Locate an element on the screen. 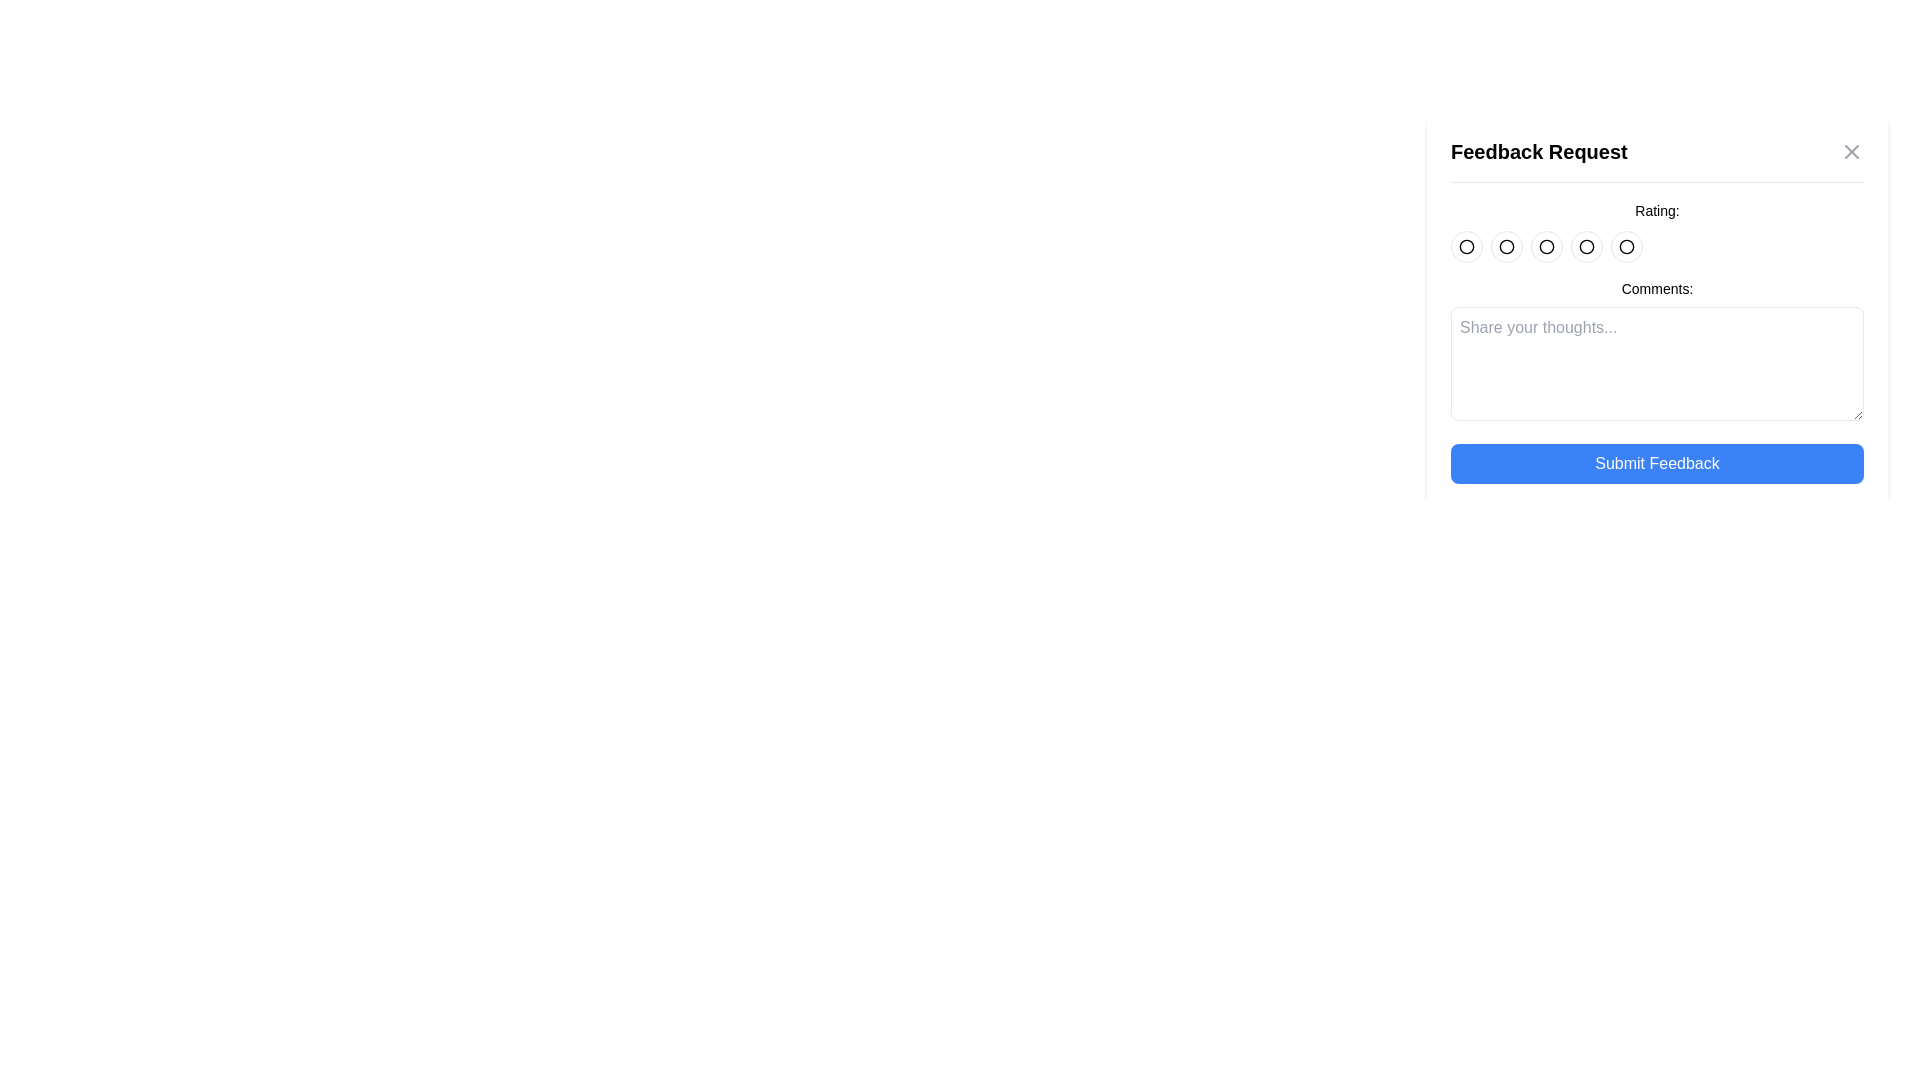  the first rating icon is located at coordinates (1467, 245).